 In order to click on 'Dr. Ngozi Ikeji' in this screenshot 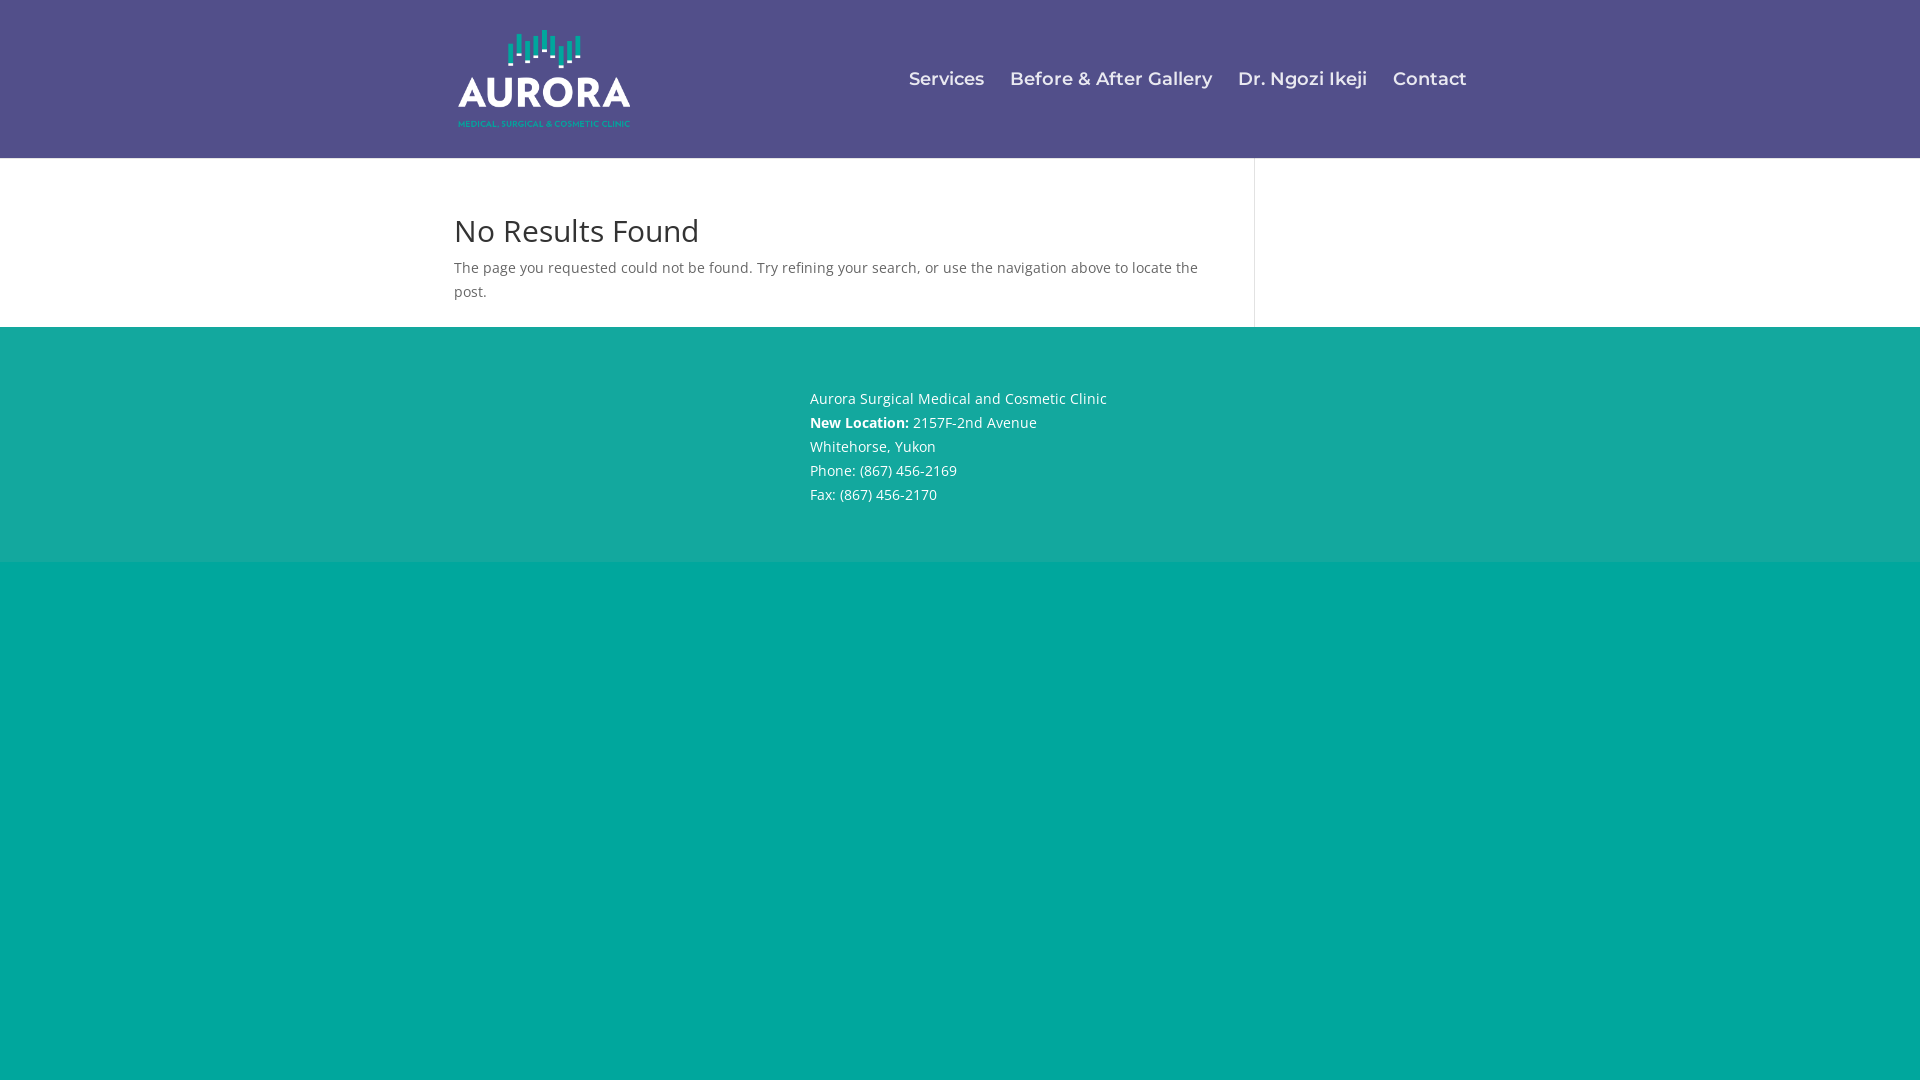, I will do `click(1302, 115)`.